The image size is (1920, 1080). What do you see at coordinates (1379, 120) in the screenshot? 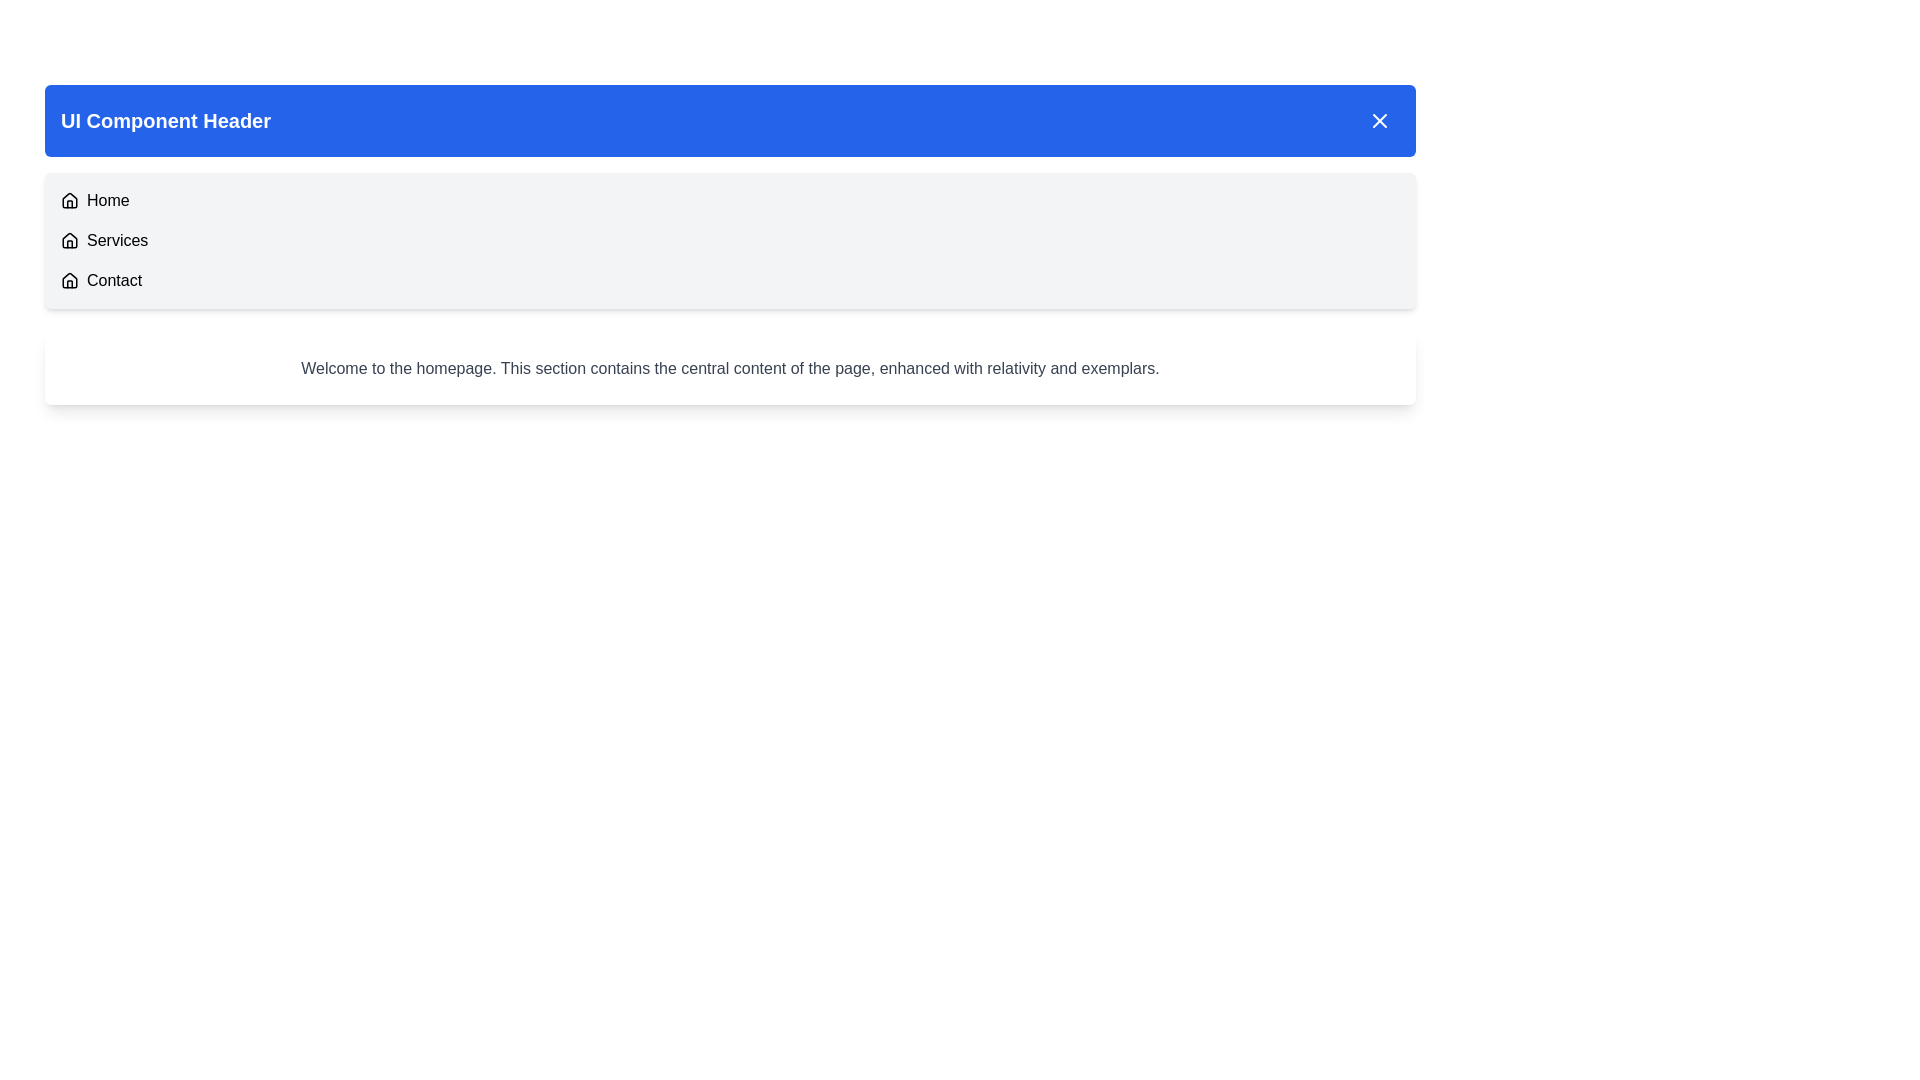
I see `the Close button icon located in the top-right corner of the header section to trigger the hover effect` at bounding box center [1379, 120].